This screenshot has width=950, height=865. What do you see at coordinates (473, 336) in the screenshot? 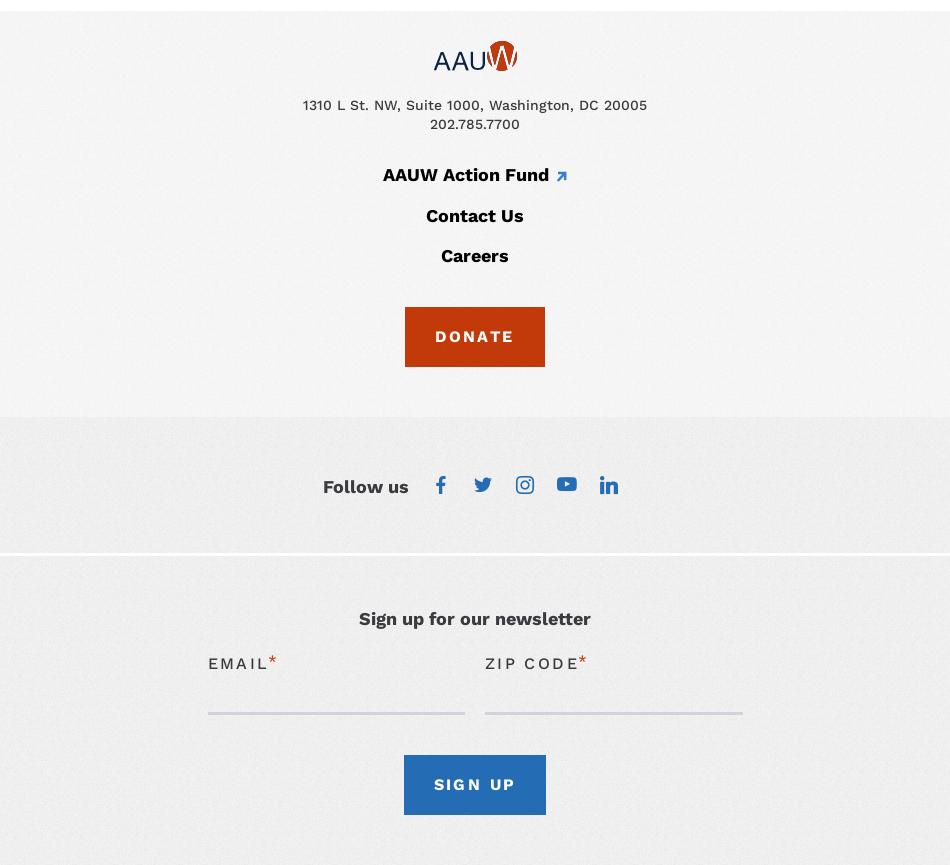
I see `'Donate'` at bounding box center [473, 336].